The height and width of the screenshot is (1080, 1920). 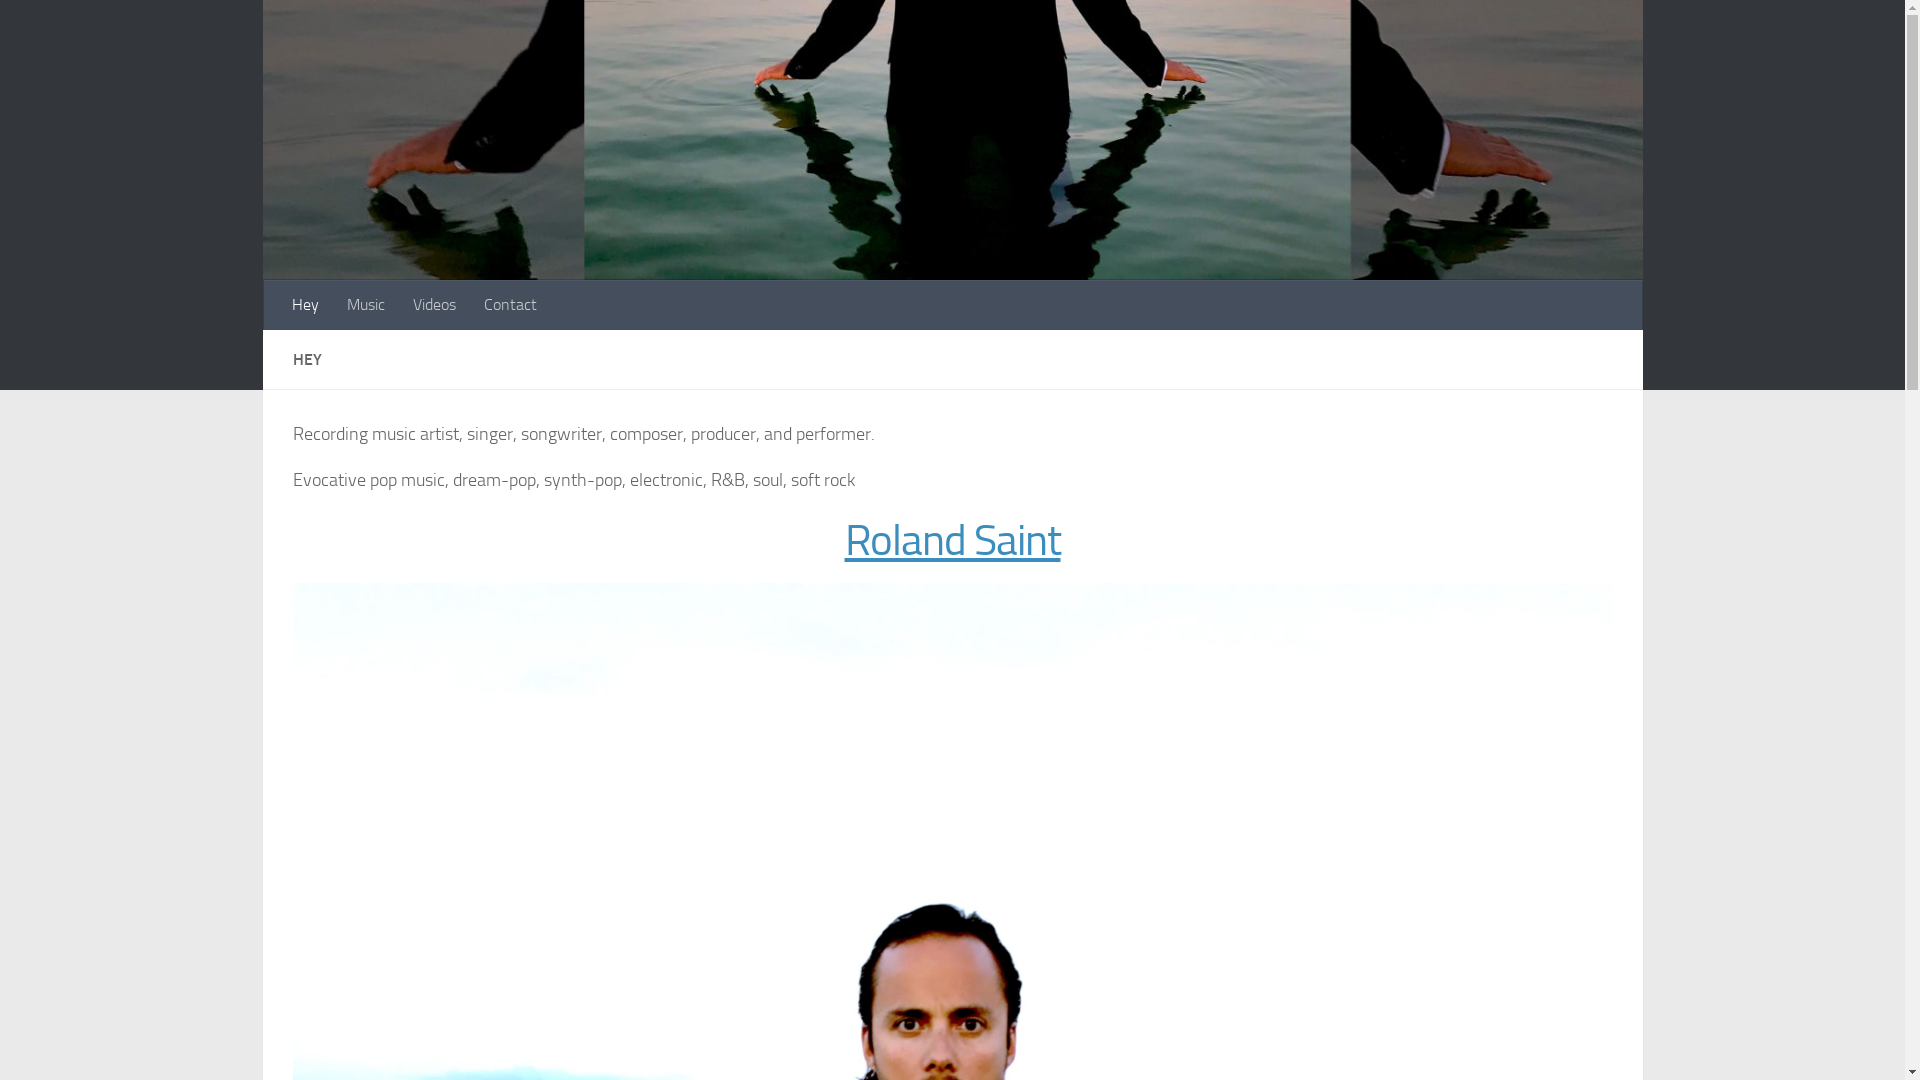 What do you see at coordinates (510, 304) in the screenshot?
I see `'Contact'` at bounding box center [510, 304].